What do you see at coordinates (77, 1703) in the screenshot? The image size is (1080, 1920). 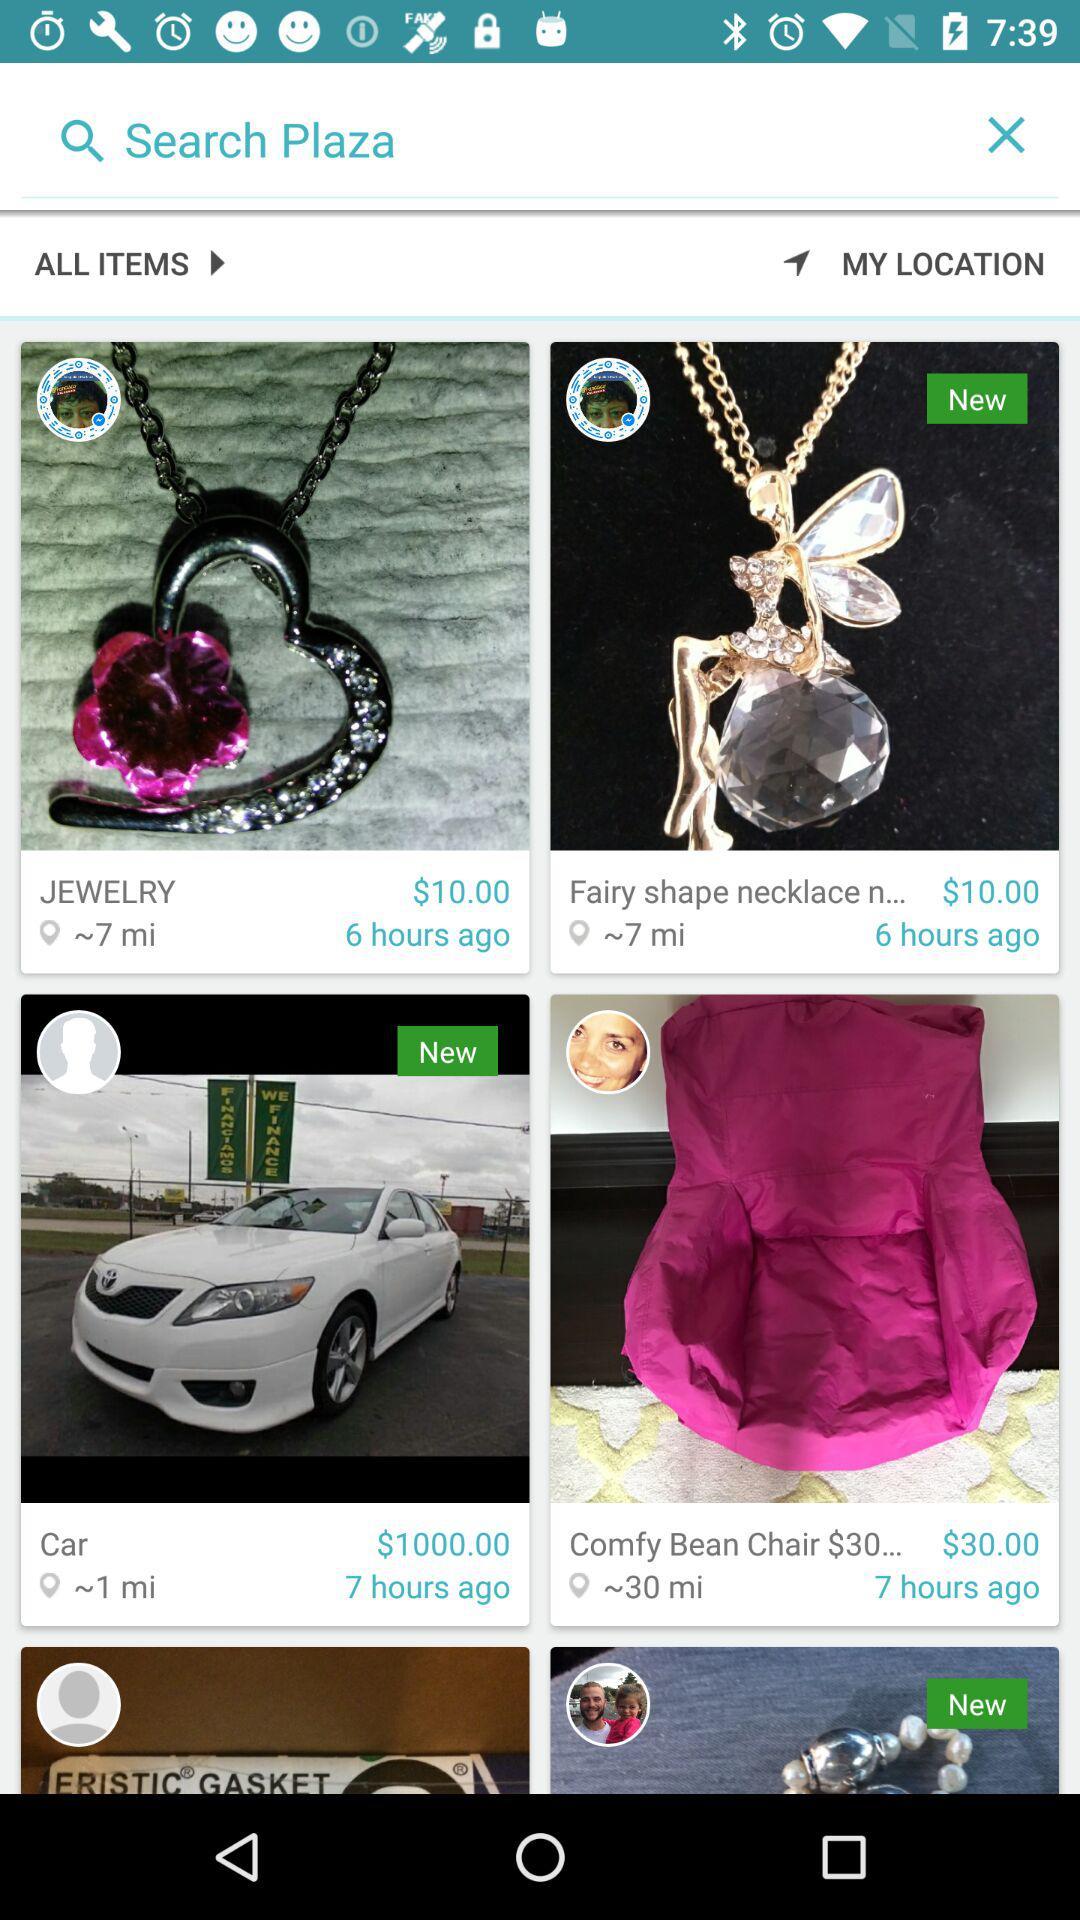 I see `display picture of seller` at bounding box center [77, 1703].